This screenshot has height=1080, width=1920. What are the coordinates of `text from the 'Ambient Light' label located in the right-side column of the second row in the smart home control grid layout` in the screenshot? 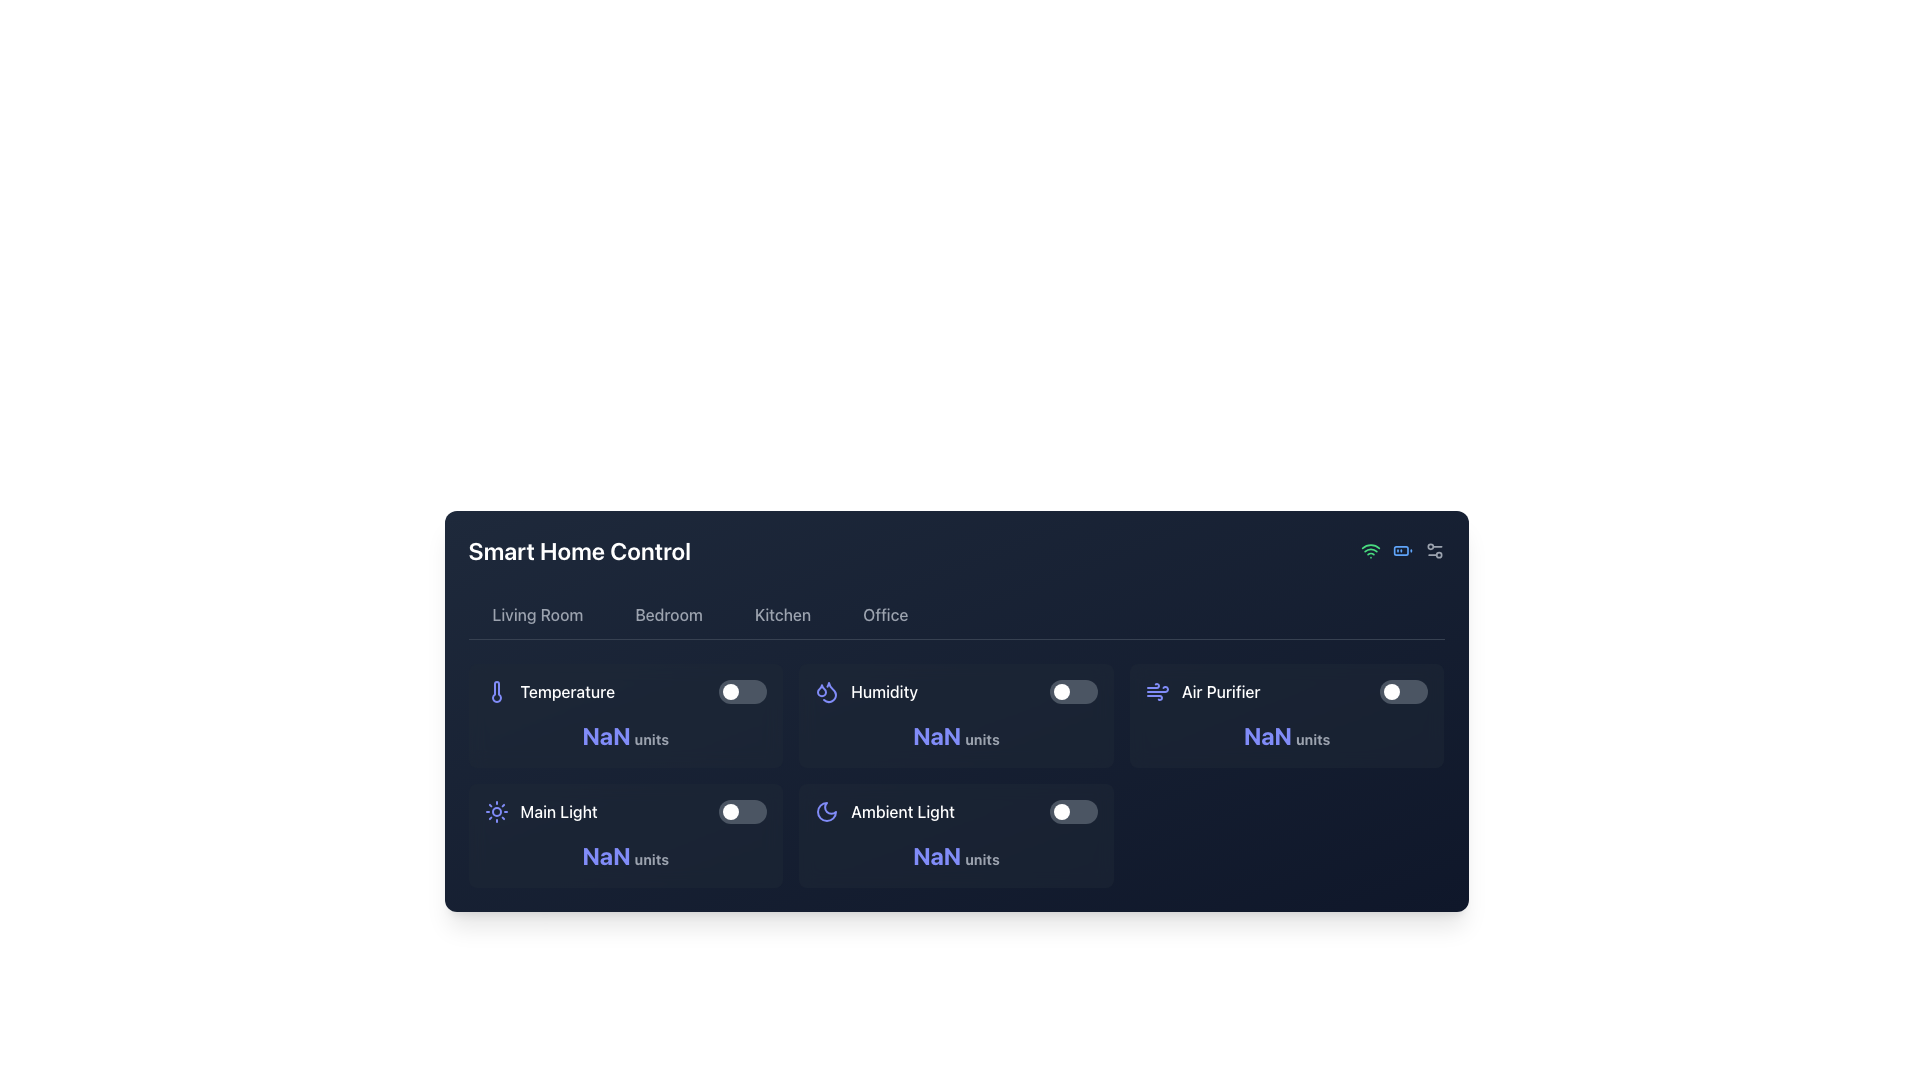 It's located at (902, 812).